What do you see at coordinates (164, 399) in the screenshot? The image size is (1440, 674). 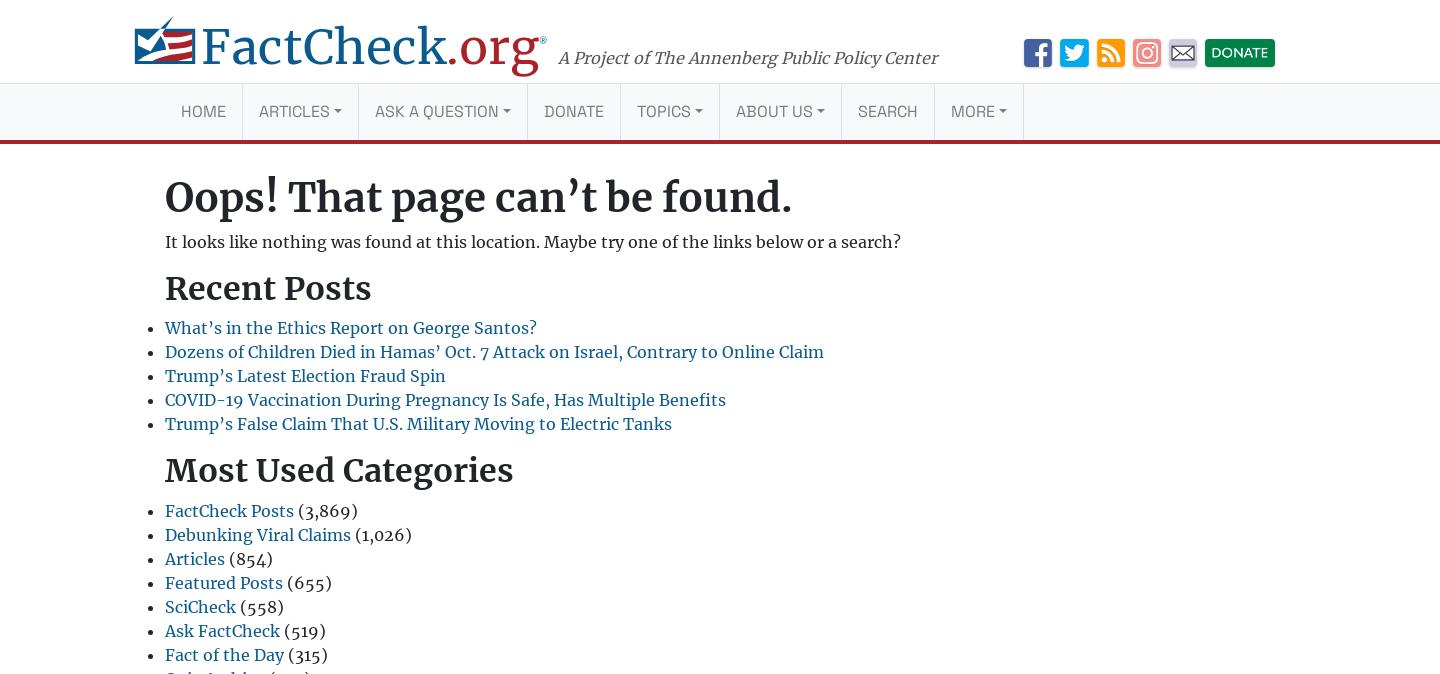 I see `'COVID-19 Vaccination During Pregnancy Is Safe, Has Multiple Benefits'` at bounding box center [164, 399].